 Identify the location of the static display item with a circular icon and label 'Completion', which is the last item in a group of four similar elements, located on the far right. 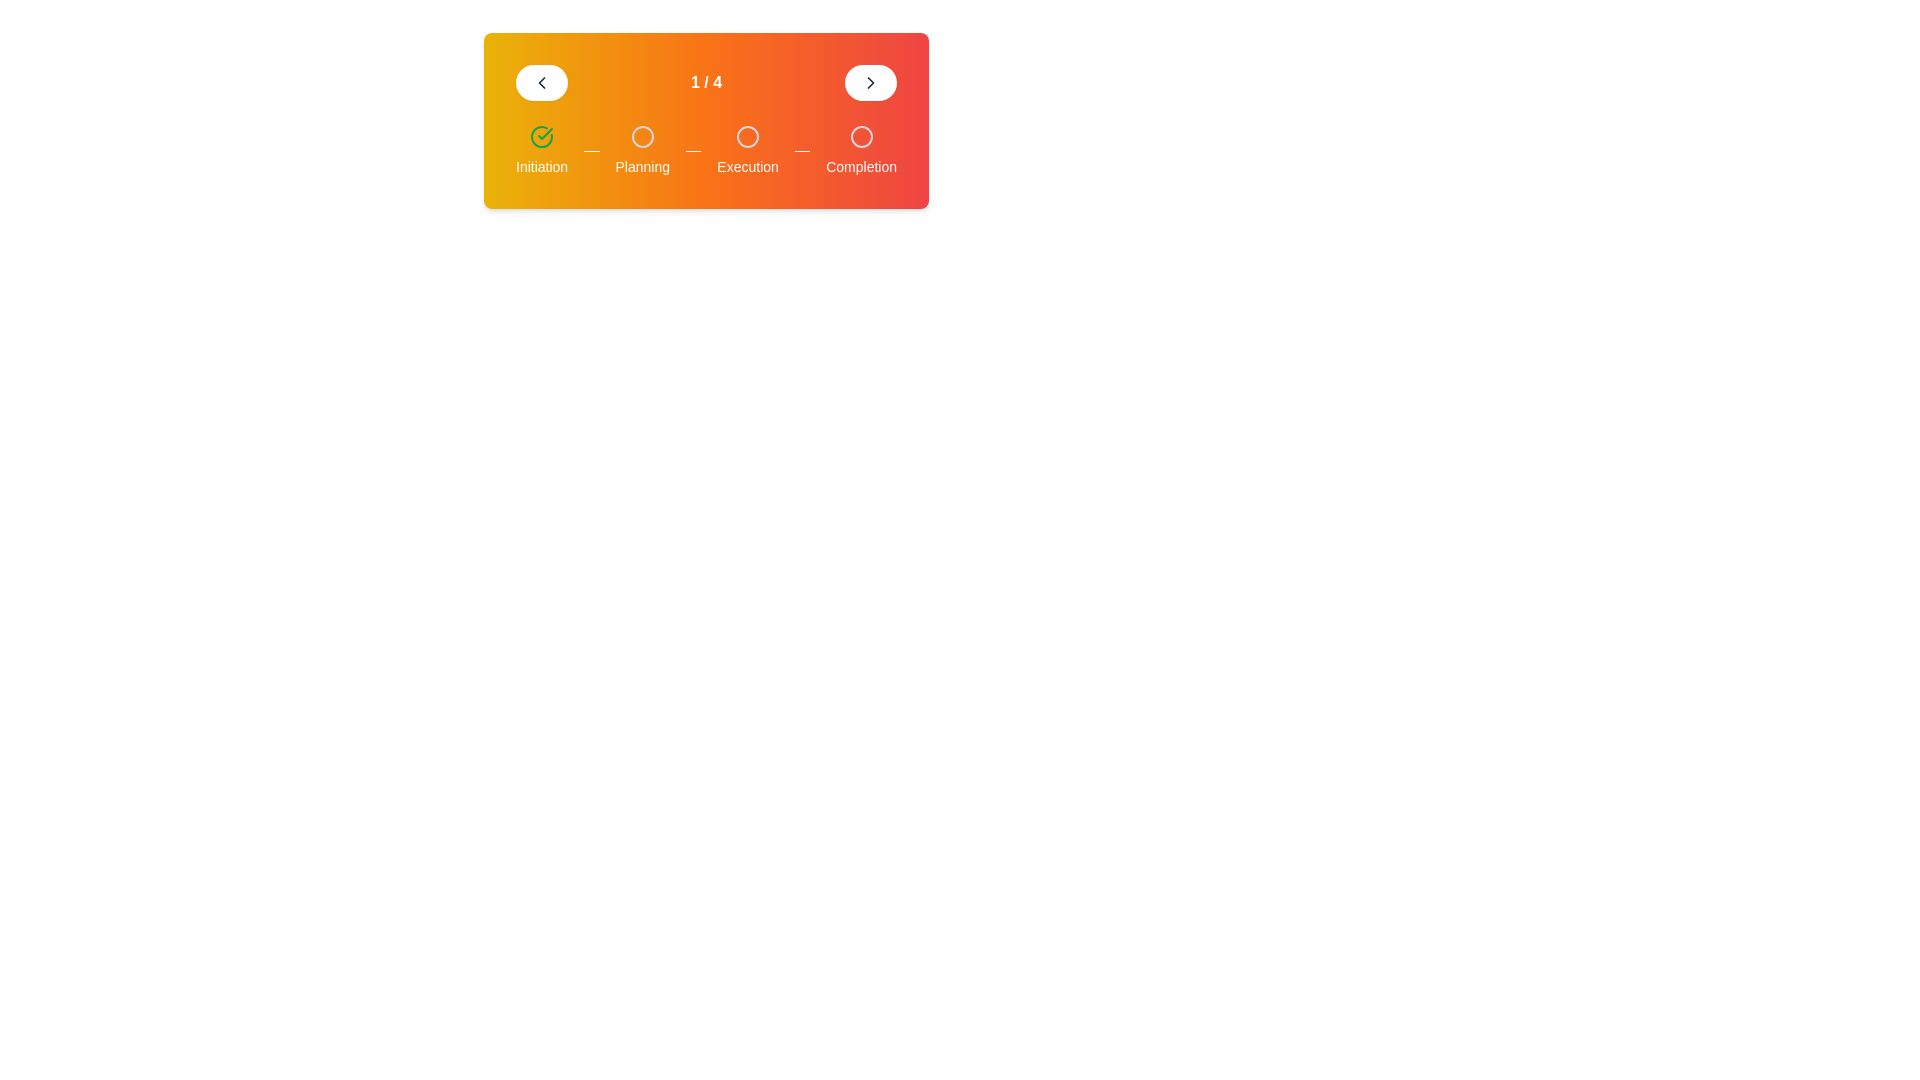
(861, 149).